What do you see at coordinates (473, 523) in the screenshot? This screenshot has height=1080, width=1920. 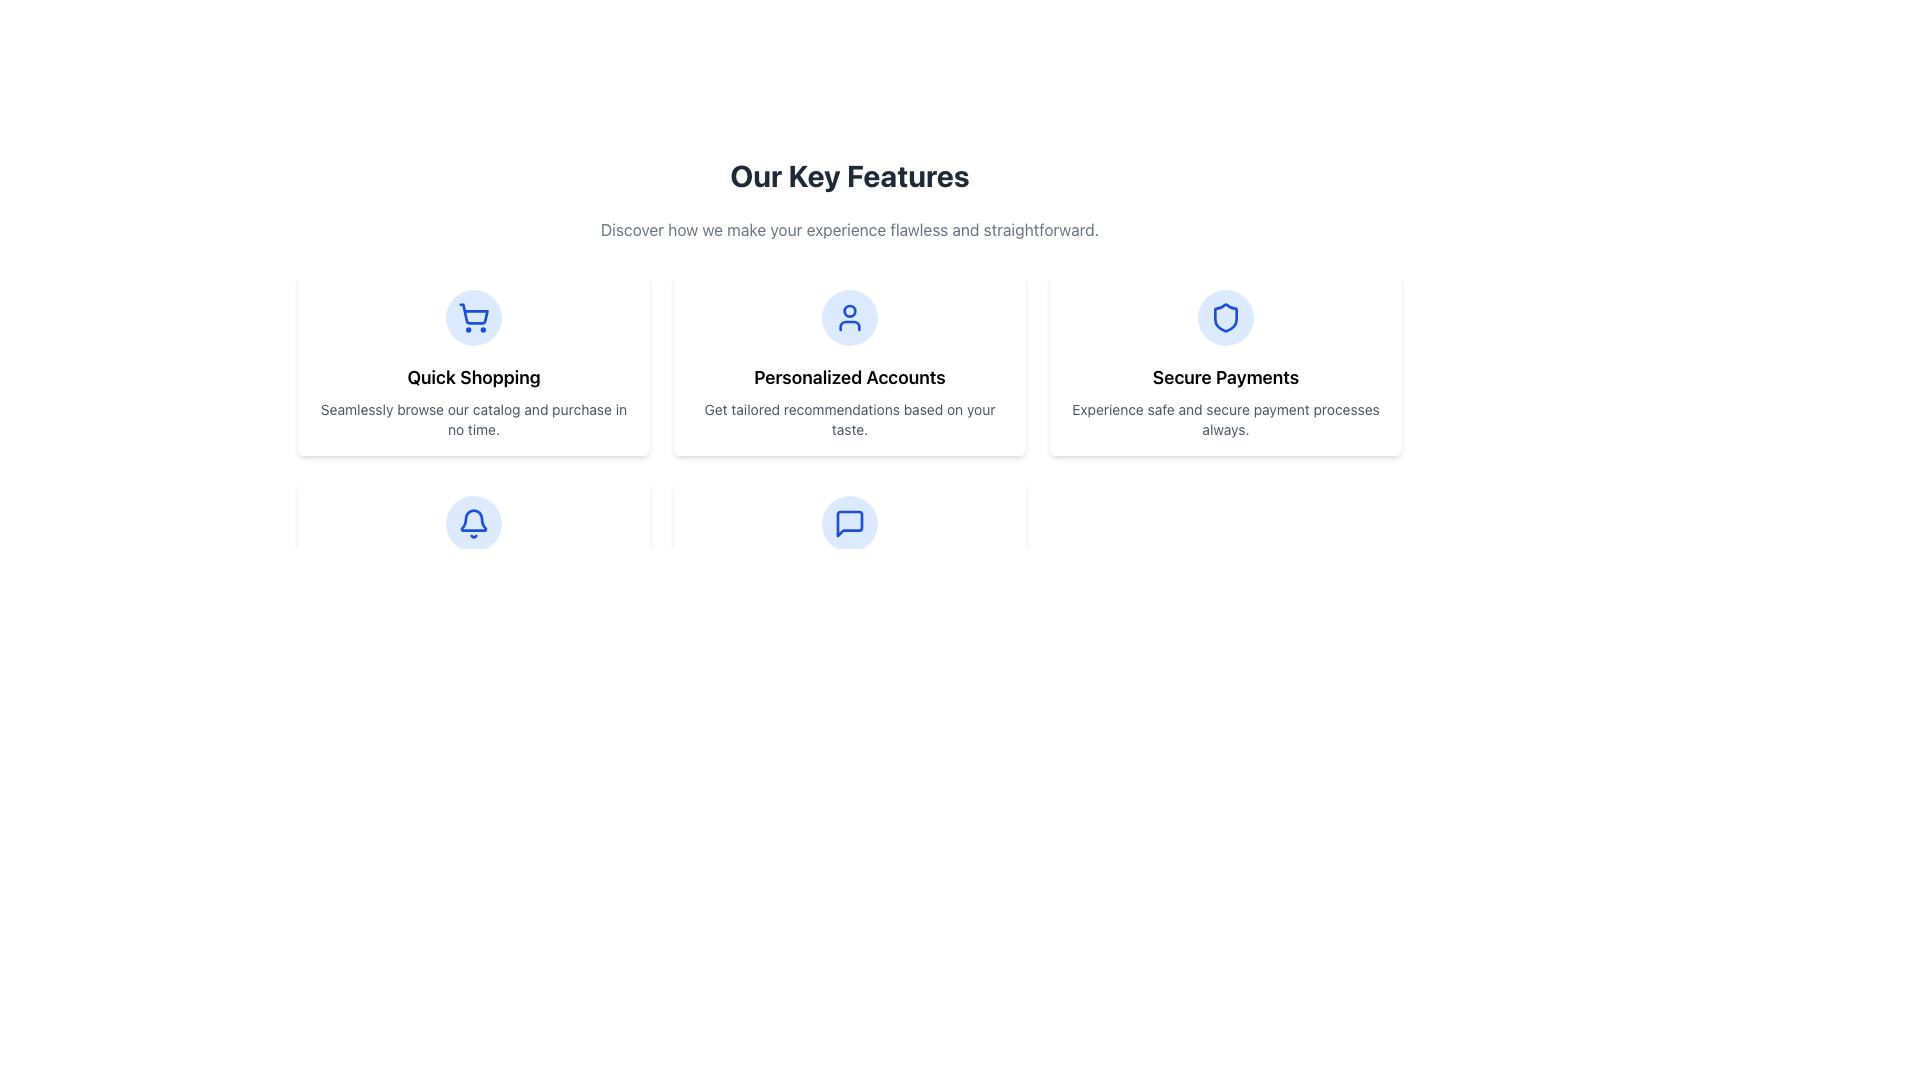 I see `the central decorative icon of the notification card located in the leftmost column of the secondary row under the main feature grid` at bounding box center [473, 523].